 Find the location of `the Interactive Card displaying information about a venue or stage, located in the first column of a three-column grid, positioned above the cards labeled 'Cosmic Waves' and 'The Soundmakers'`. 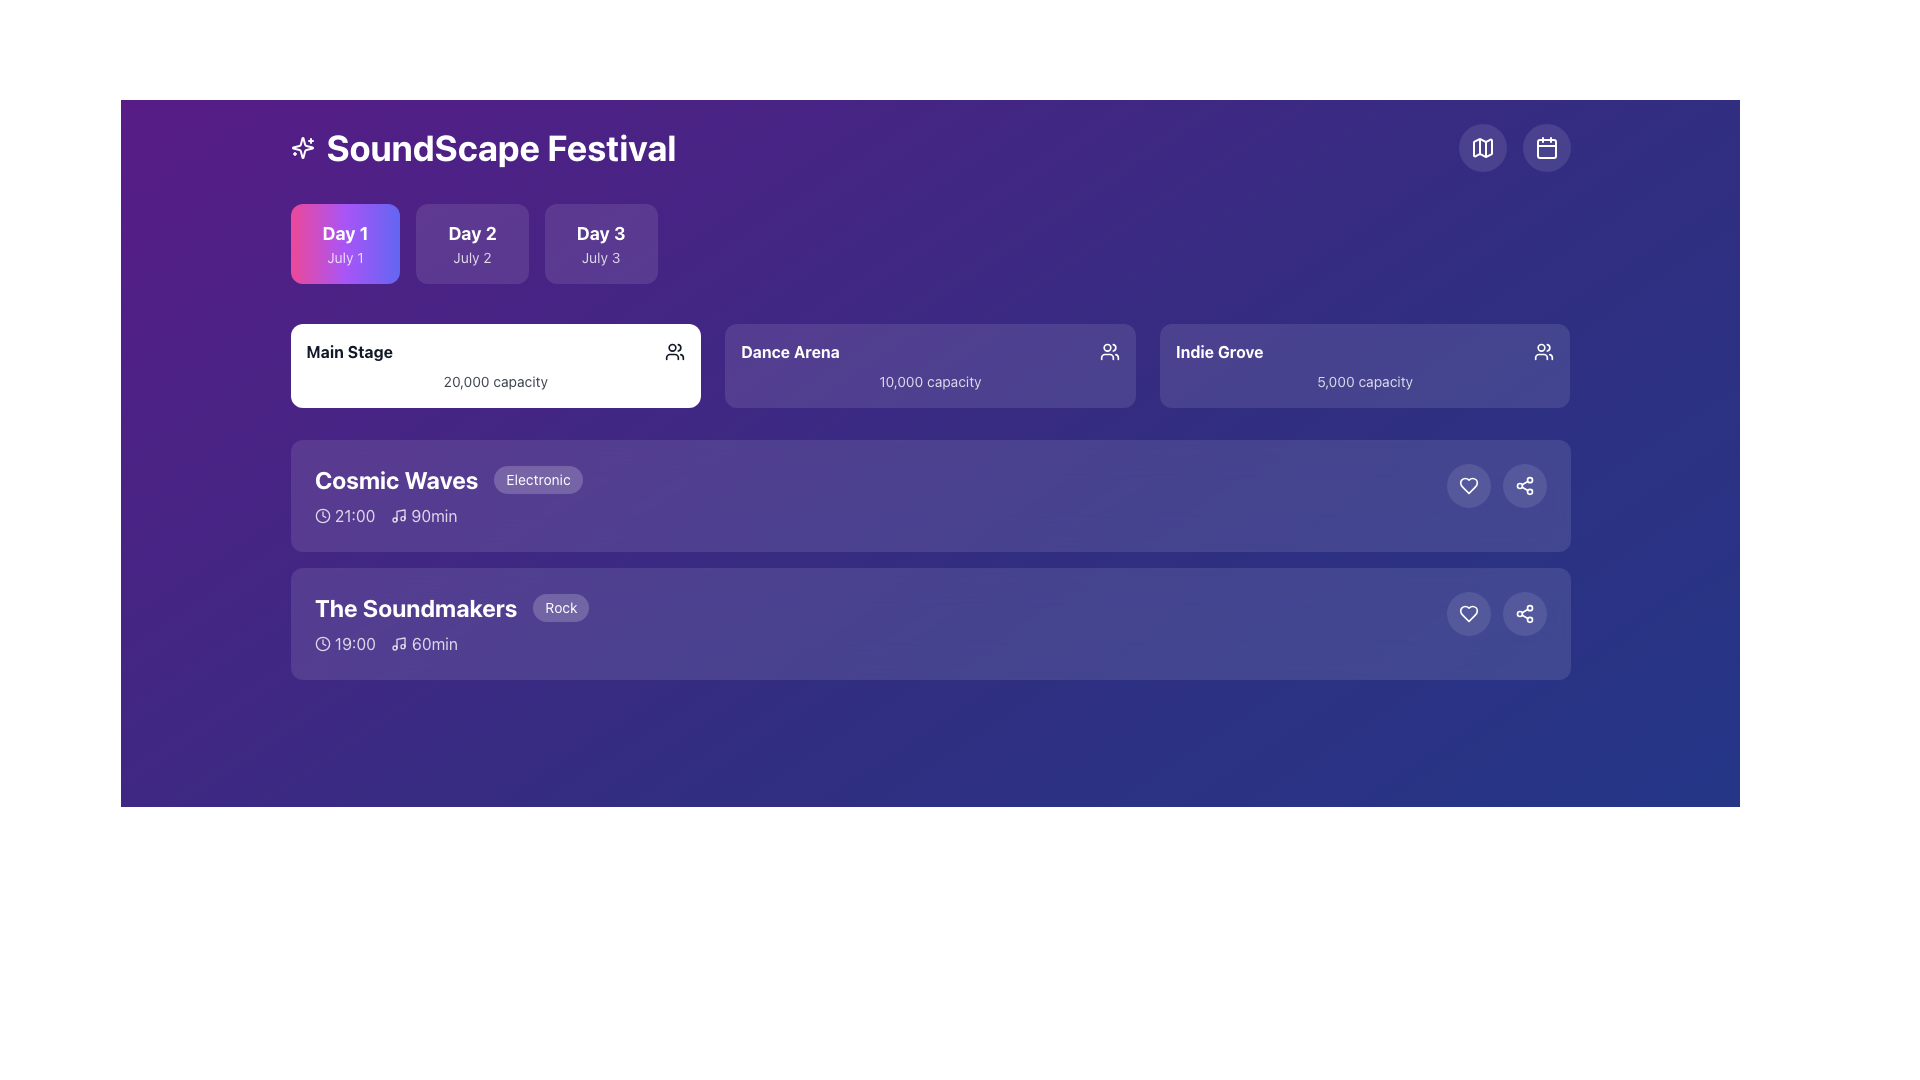

the Interactive Card displaying information about a venue or stage, located in the first column of a three-column grid, positioned above the cards labeled 'Cosmic Waves' and 'The Soundmakers' is located at coordinates (495, 366).